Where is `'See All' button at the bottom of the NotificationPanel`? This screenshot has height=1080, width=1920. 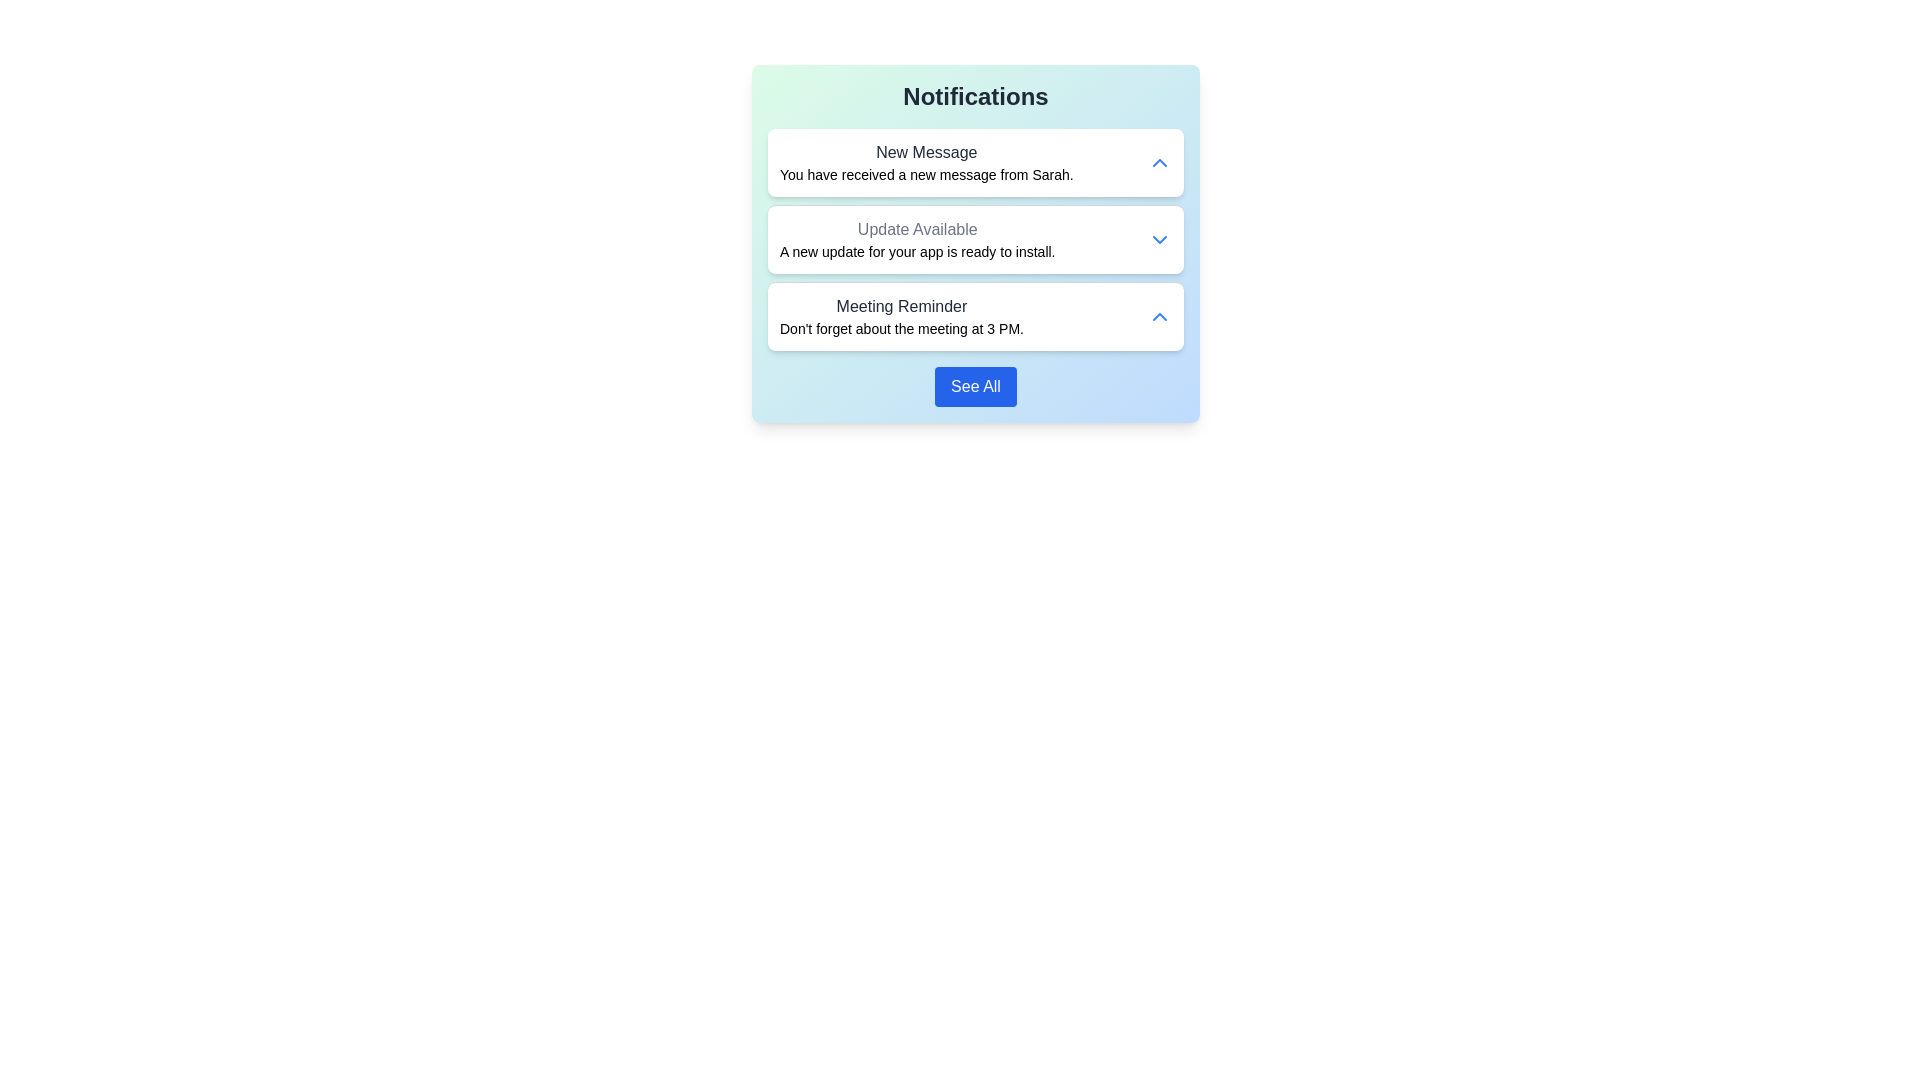
'See All' button at the bottom of the NotificationPanel is located at coordinates (975, 386).